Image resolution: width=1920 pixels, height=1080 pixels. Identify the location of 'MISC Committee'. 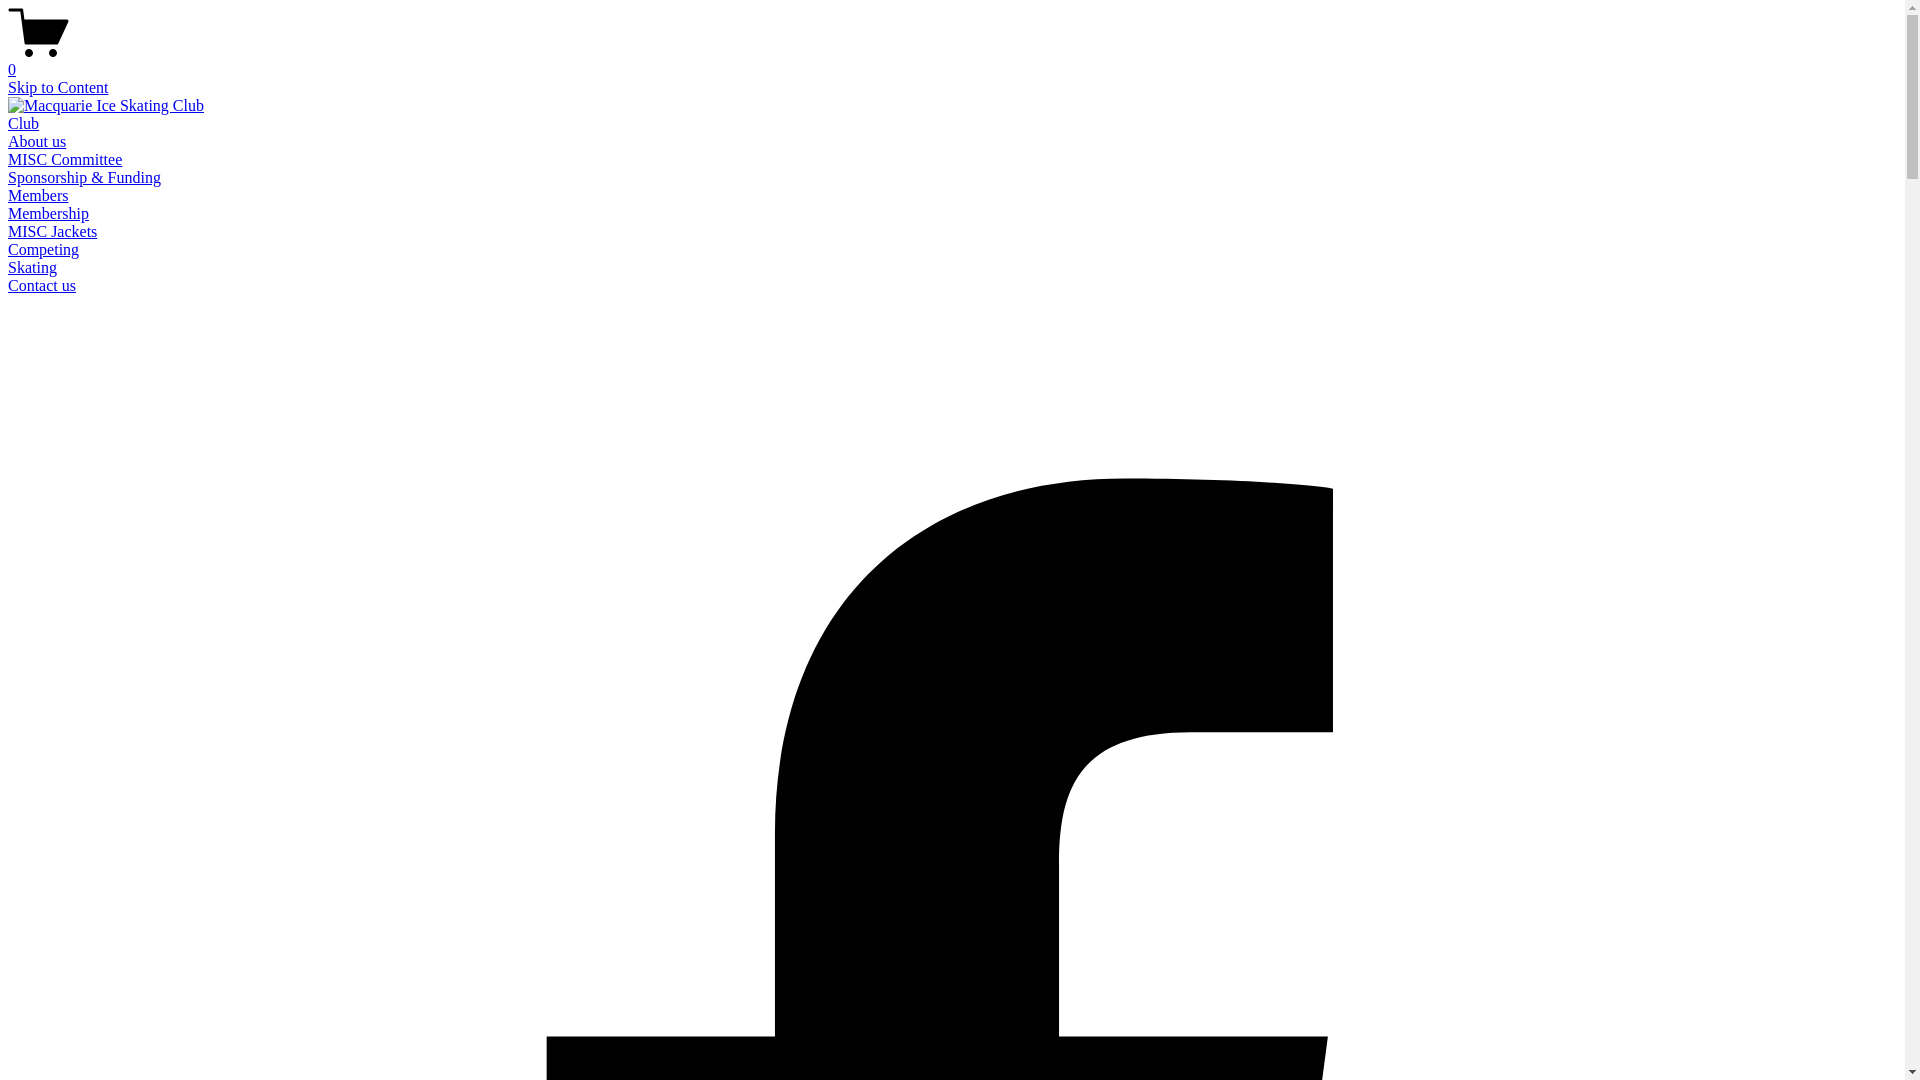
(65, 158).